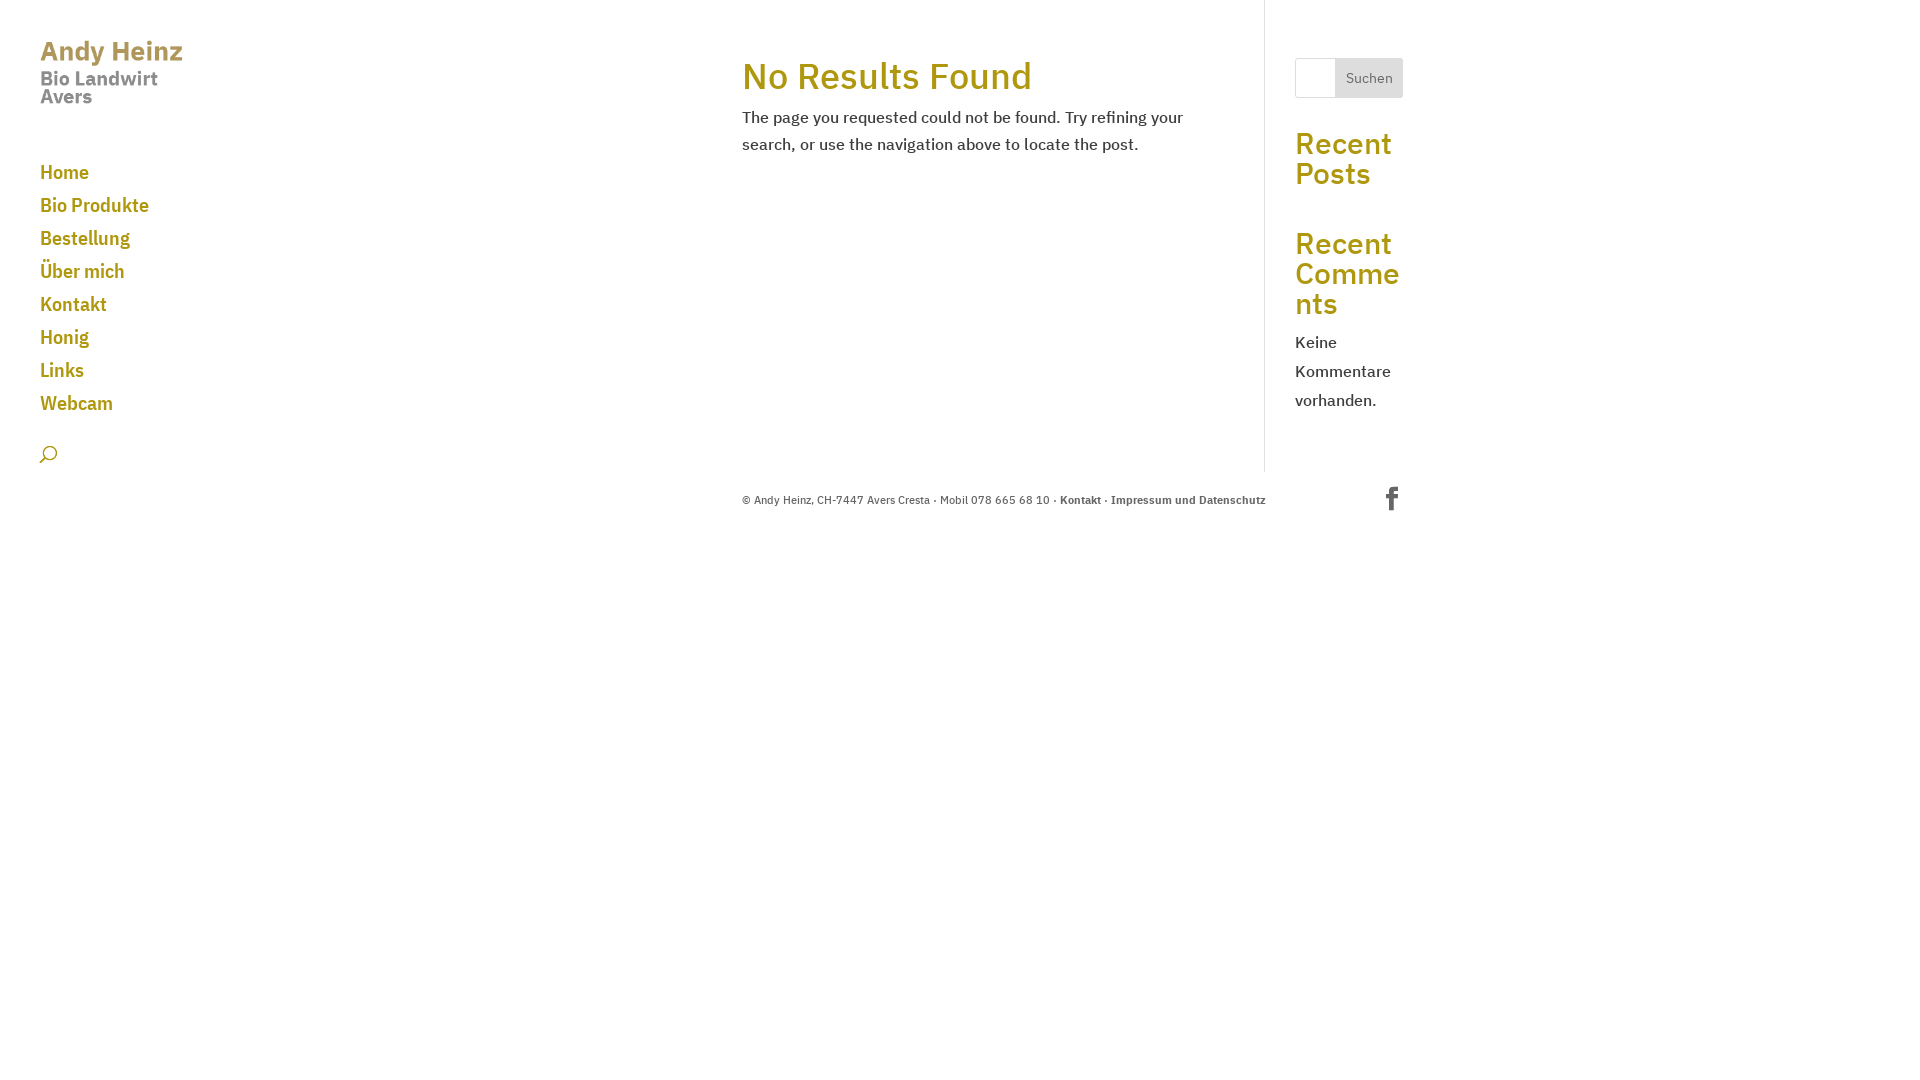 The width and height of the screenshot is (1920, 1080). What do you see at coordinates (1334, 76) in the screenshot?
I see `'Suchen'` at bounding box center [1334, 76].